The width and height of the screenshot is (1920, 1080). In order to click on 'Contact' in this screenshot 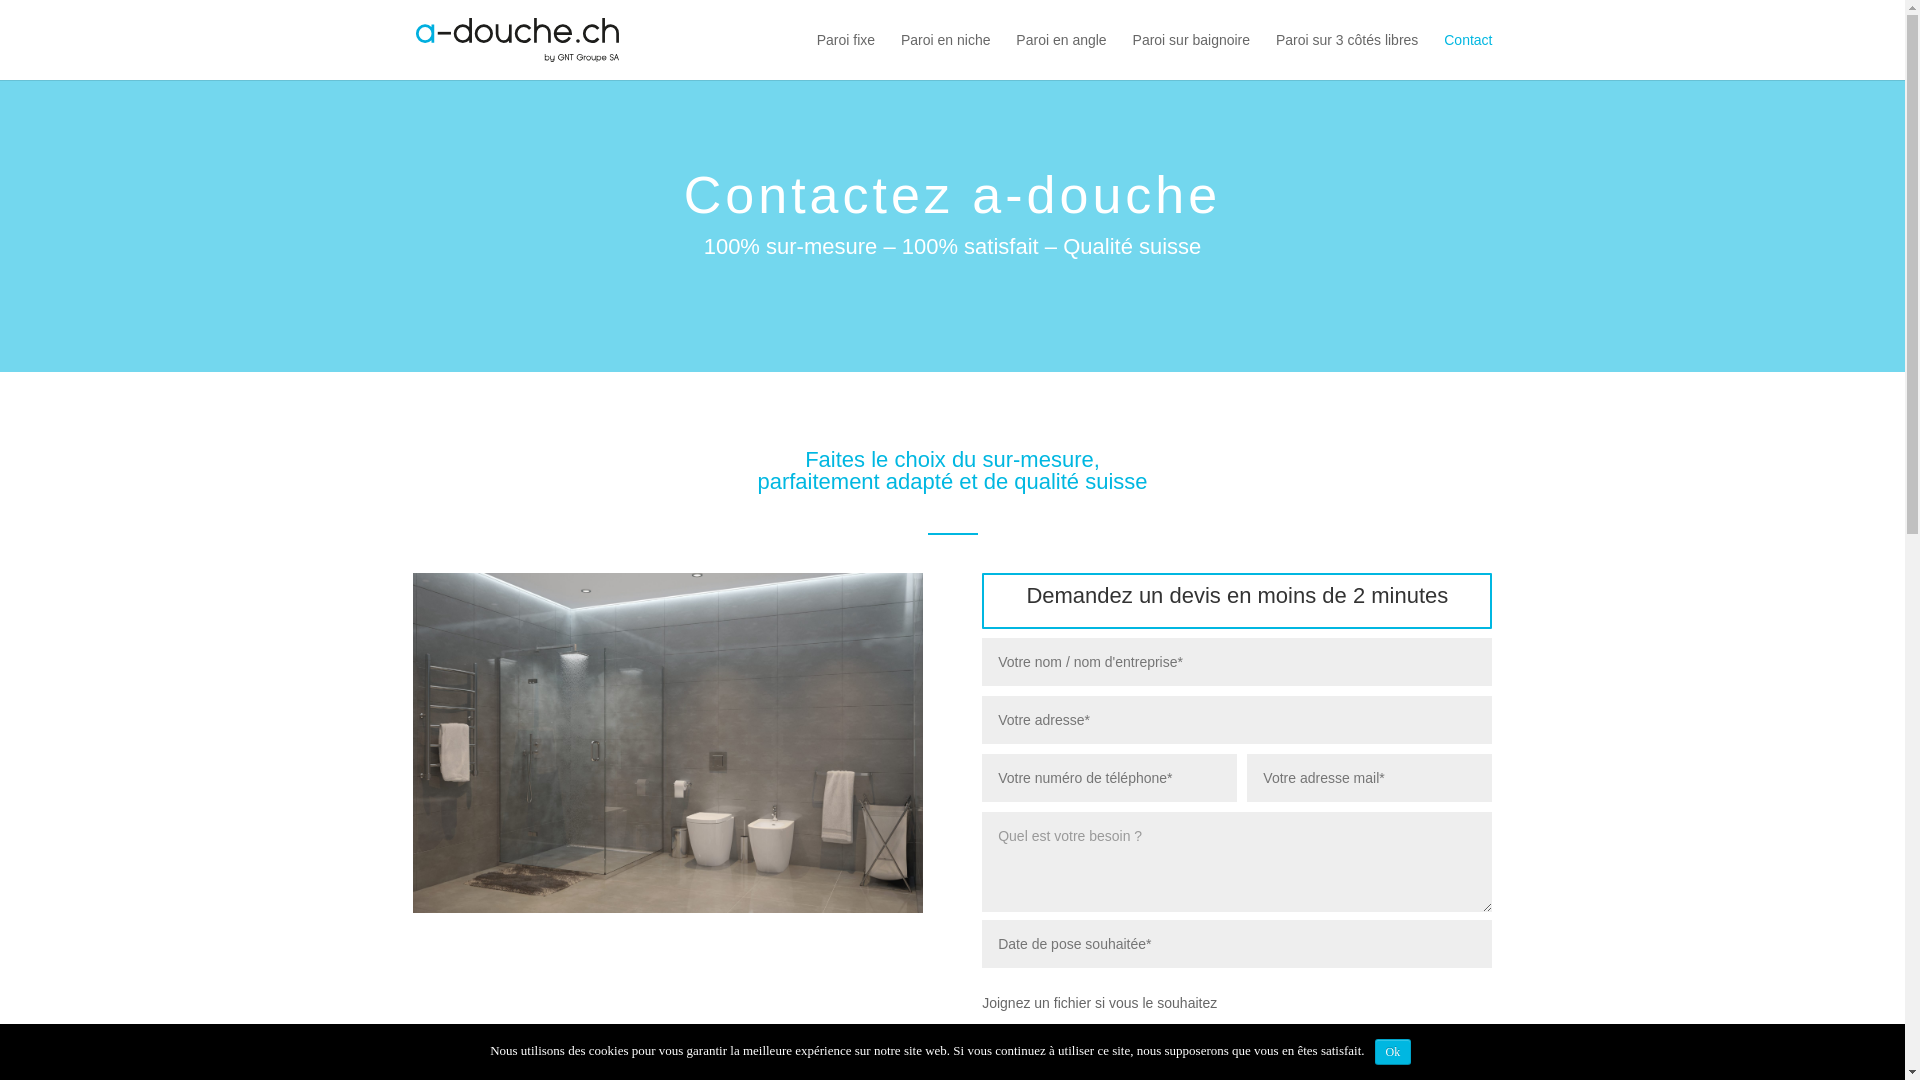, I will do `click(1444, 55)`.